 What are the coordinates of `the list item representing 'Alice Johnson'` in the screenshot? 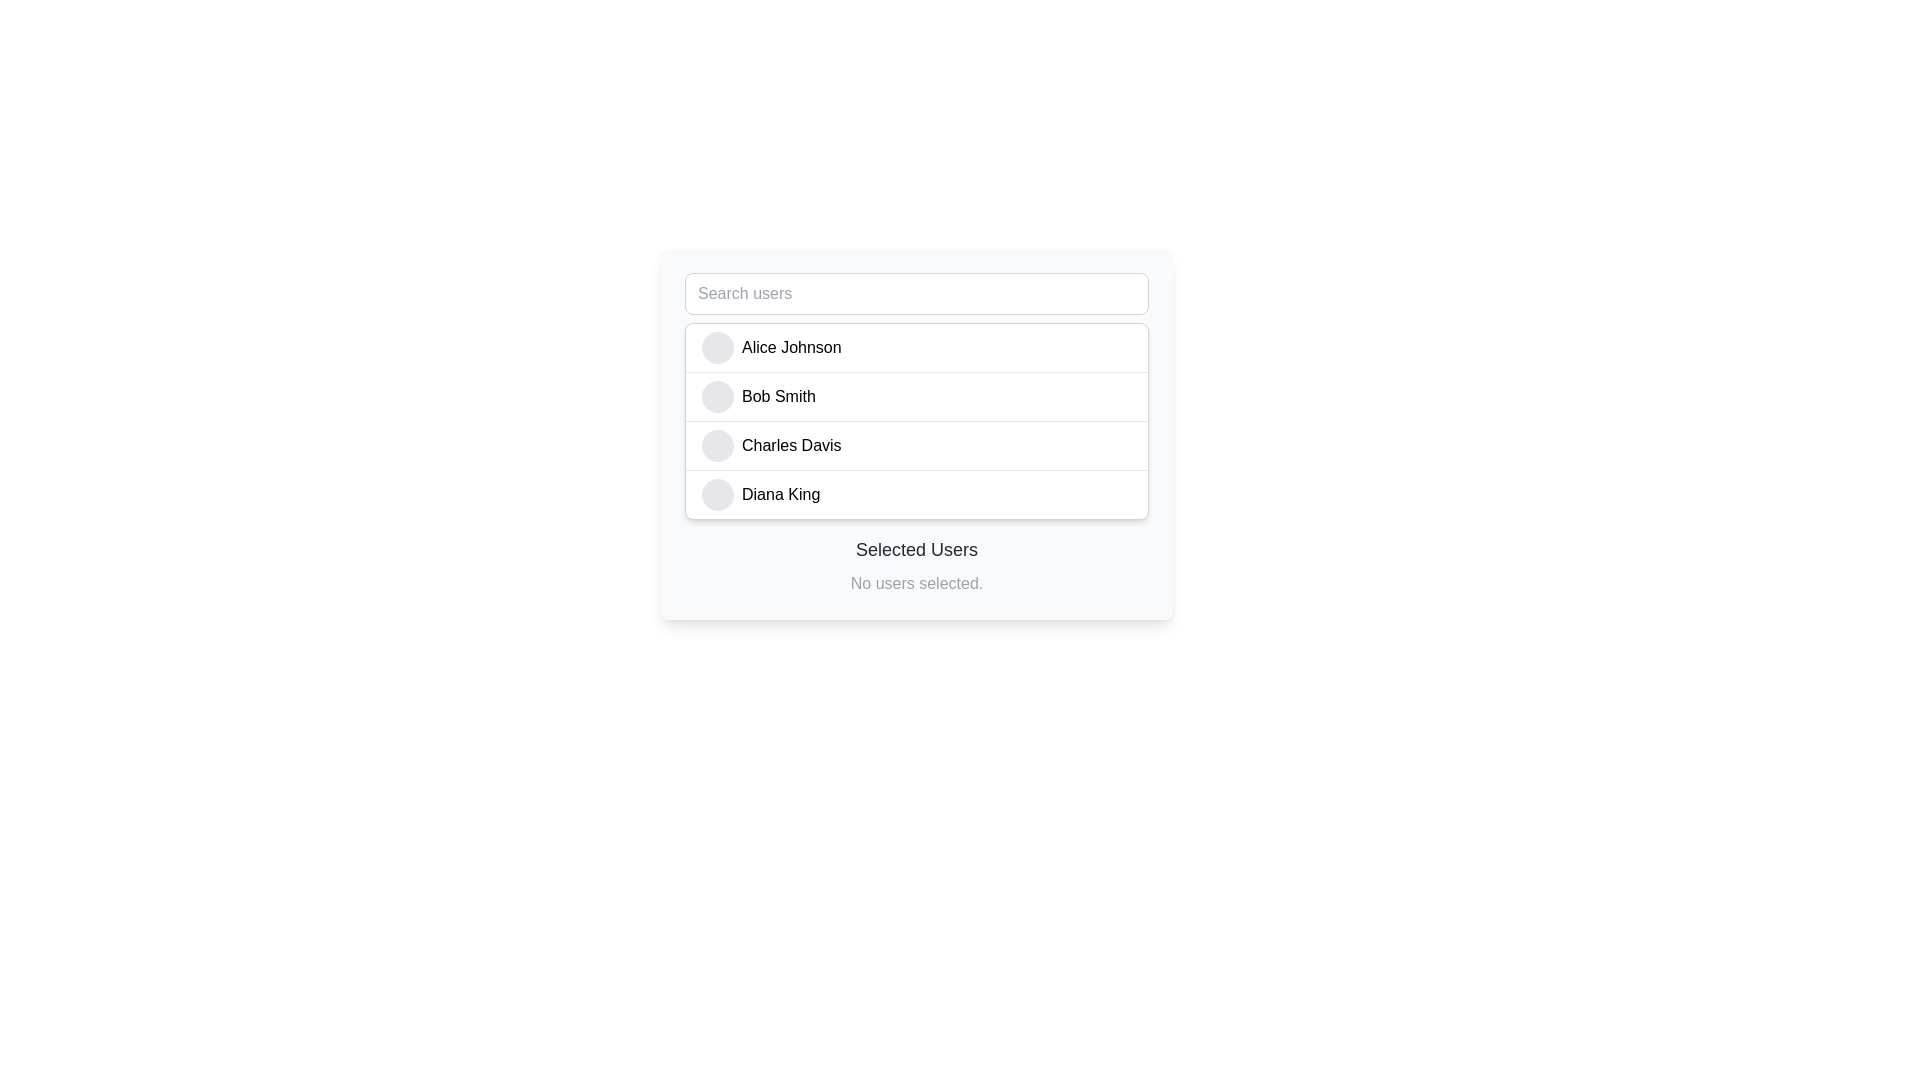 It's located at (915, 346).